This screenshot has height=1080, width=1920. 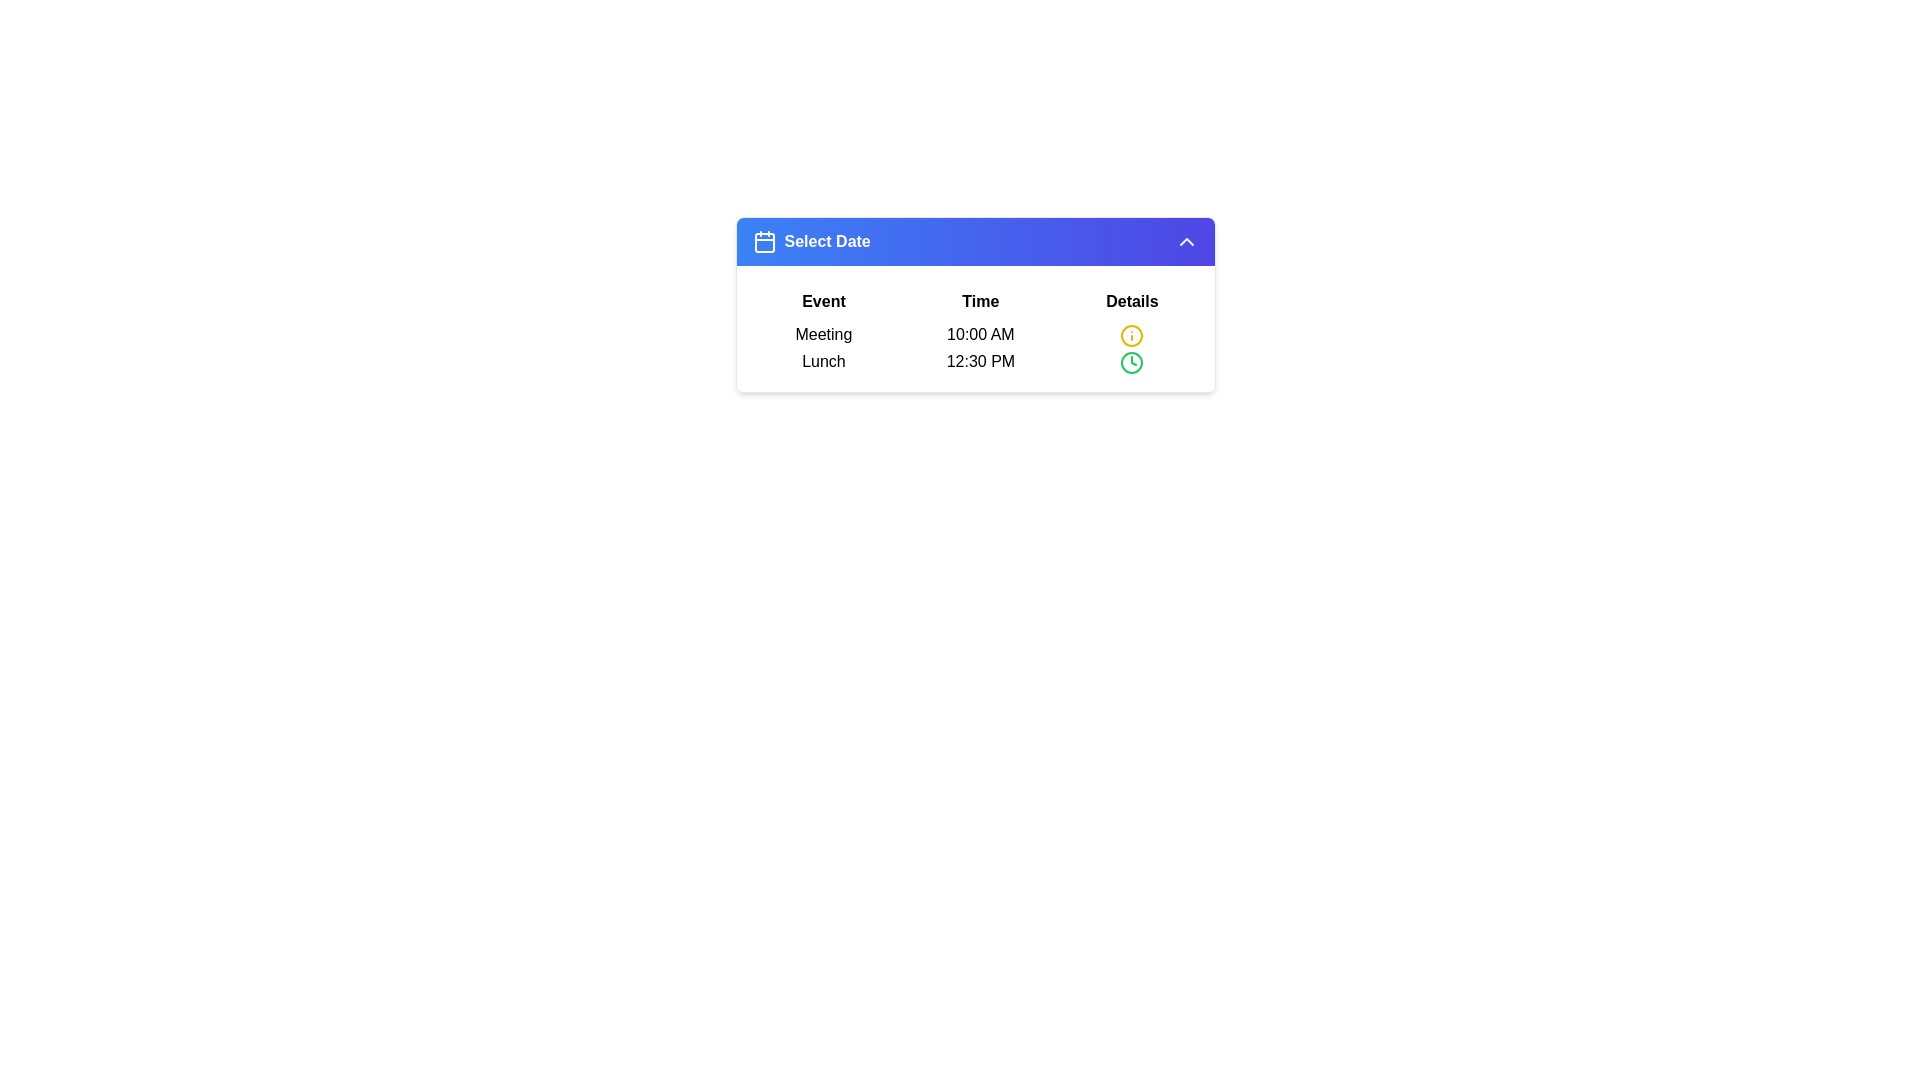 I want to click on the schedule table that displays events and their details, so click(x=975, y=327).